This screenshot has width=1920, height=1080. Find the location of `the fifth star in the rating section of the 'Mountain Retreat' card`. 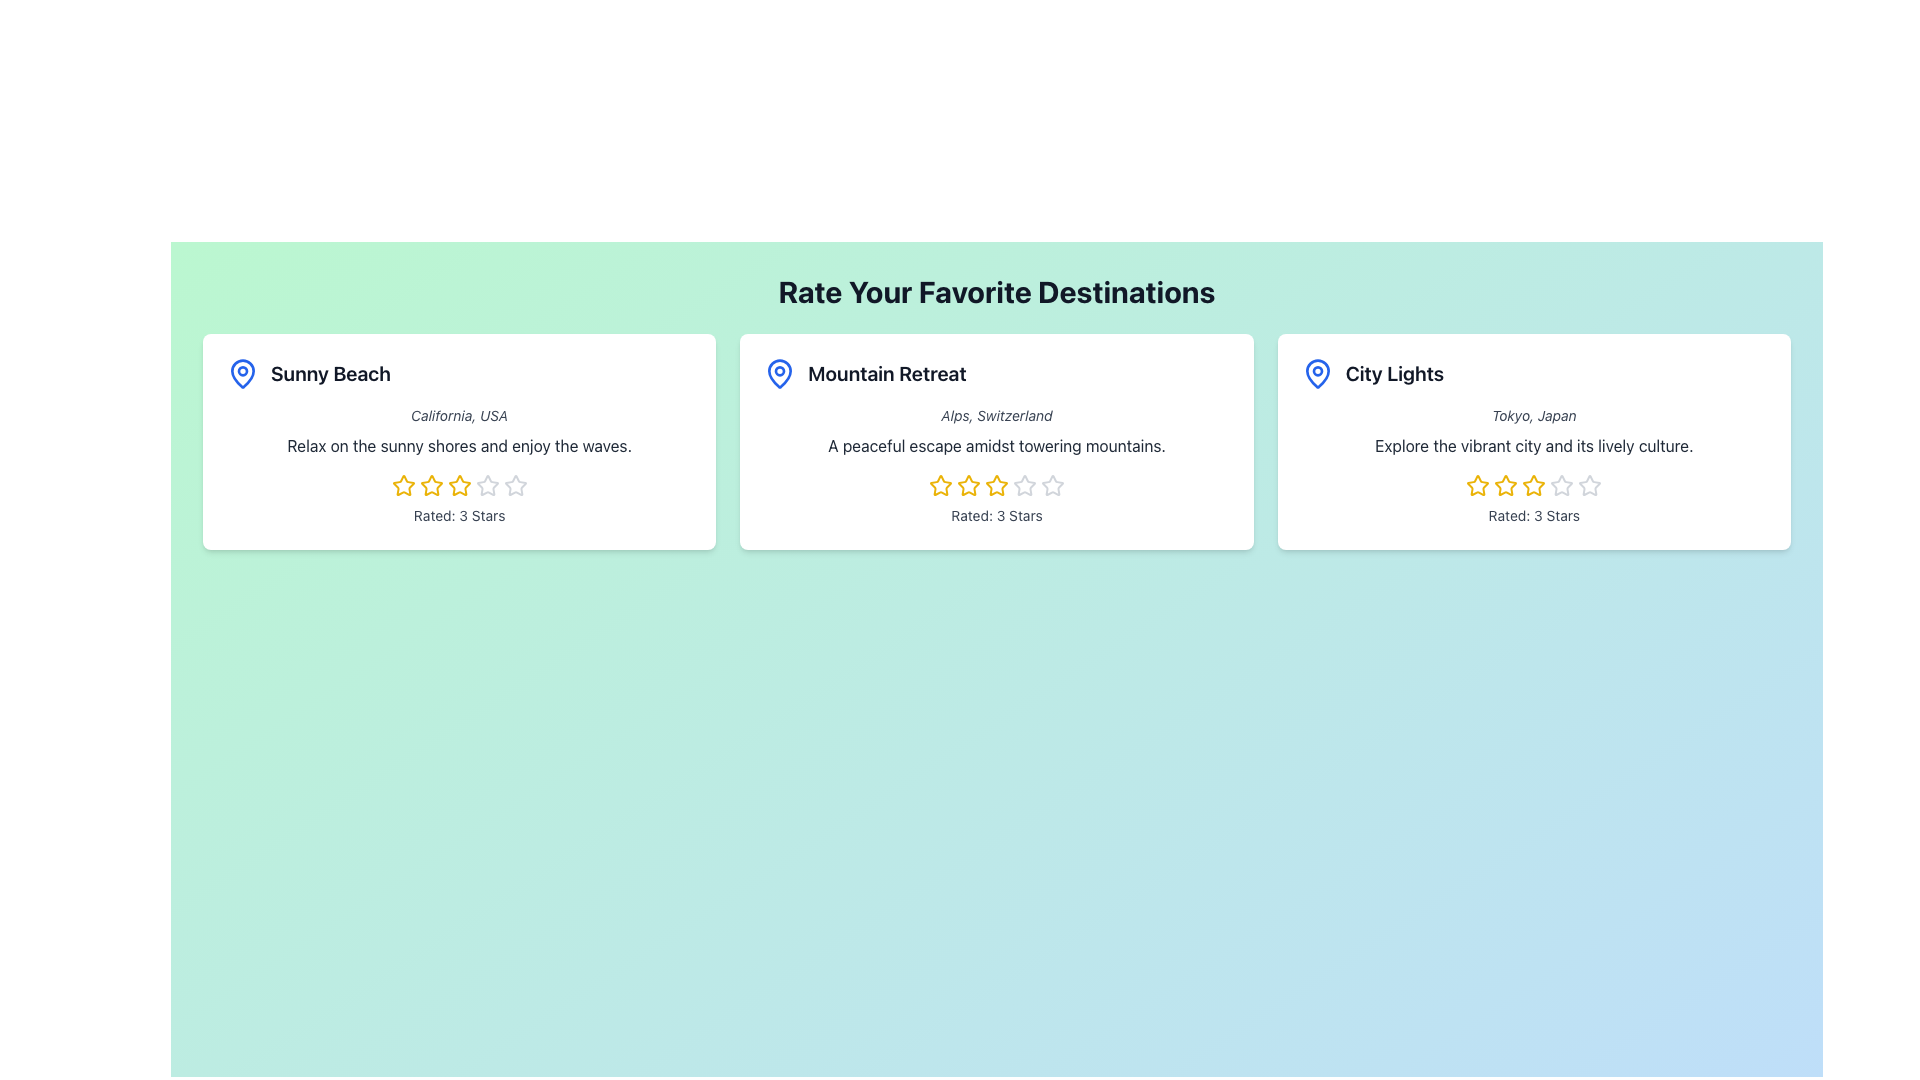

the fifth star in the rating section of the 'Mountain Retreat' card is located at coordinates (1051, 486).